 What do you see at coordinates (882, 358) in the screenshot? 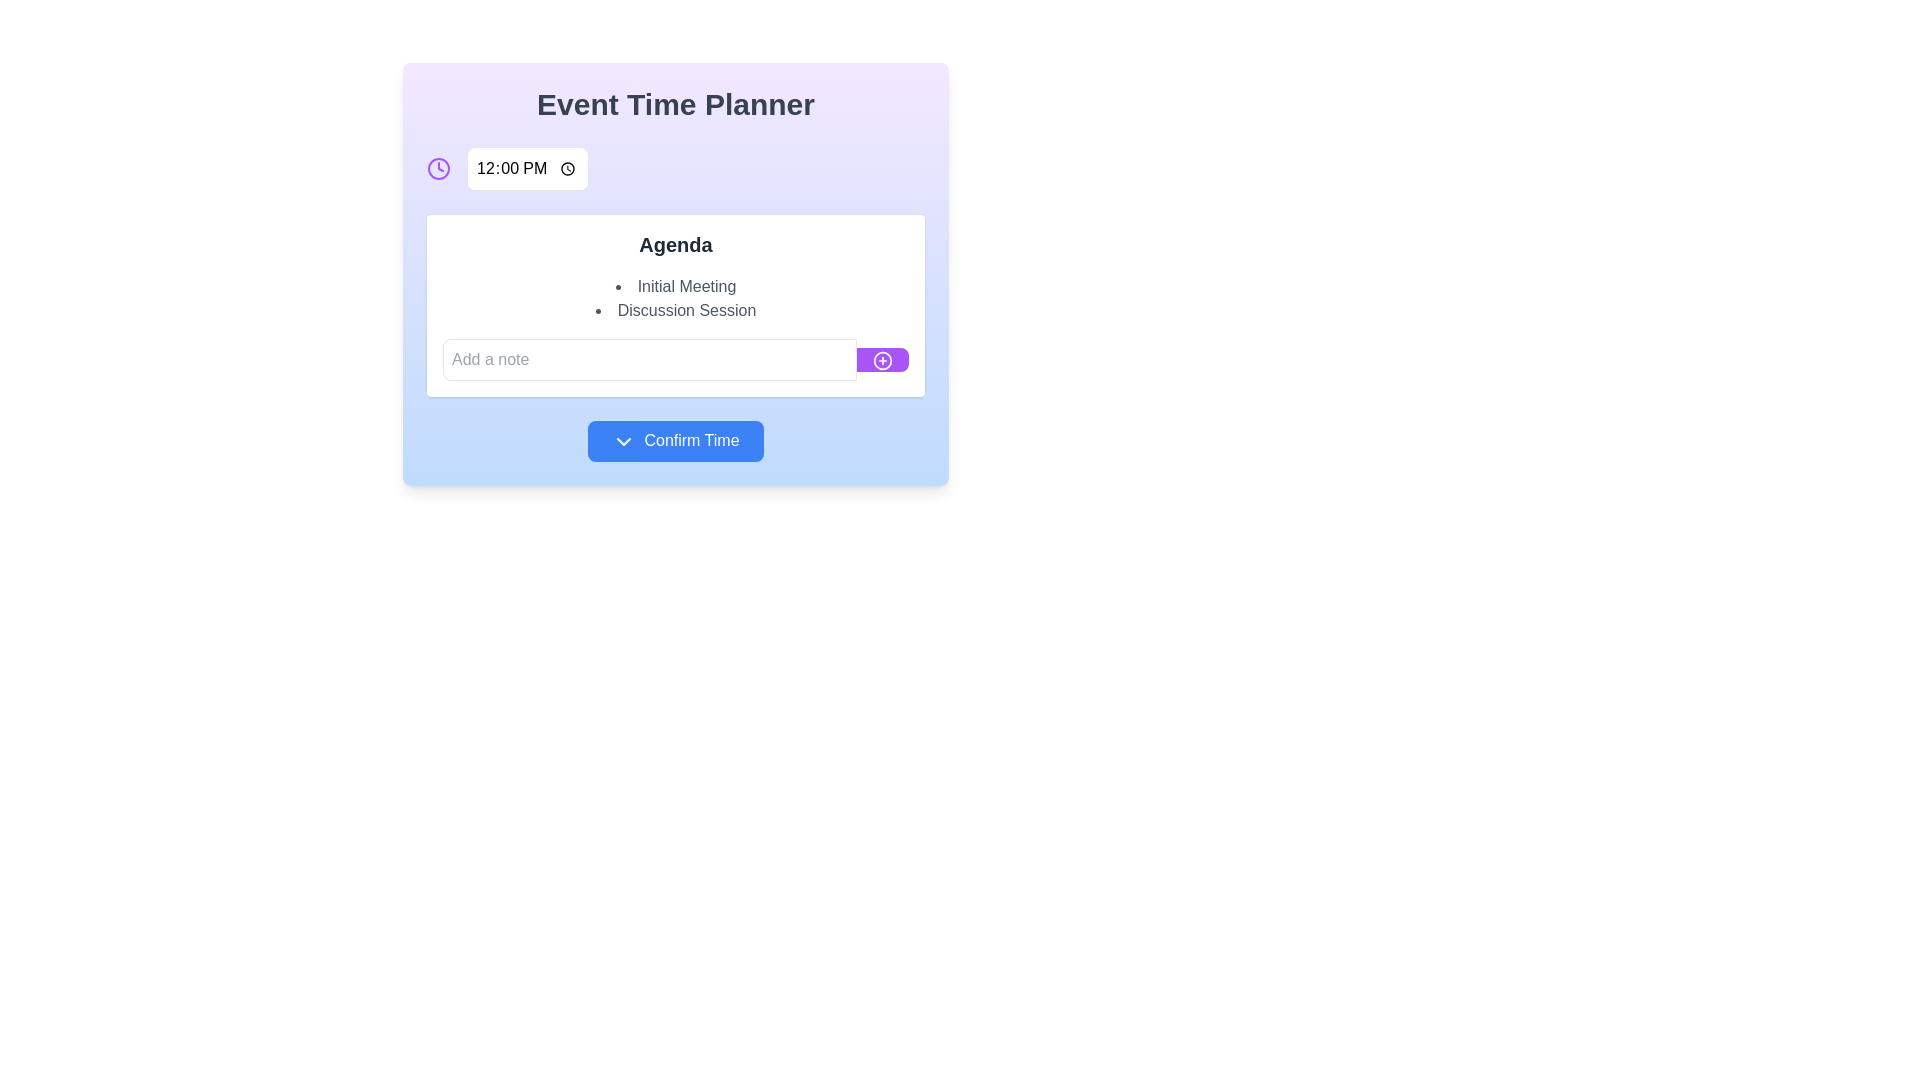
I see `the circular icon button with a plus sign, located to the far right of the note input field` at bounding box center [882, 358].